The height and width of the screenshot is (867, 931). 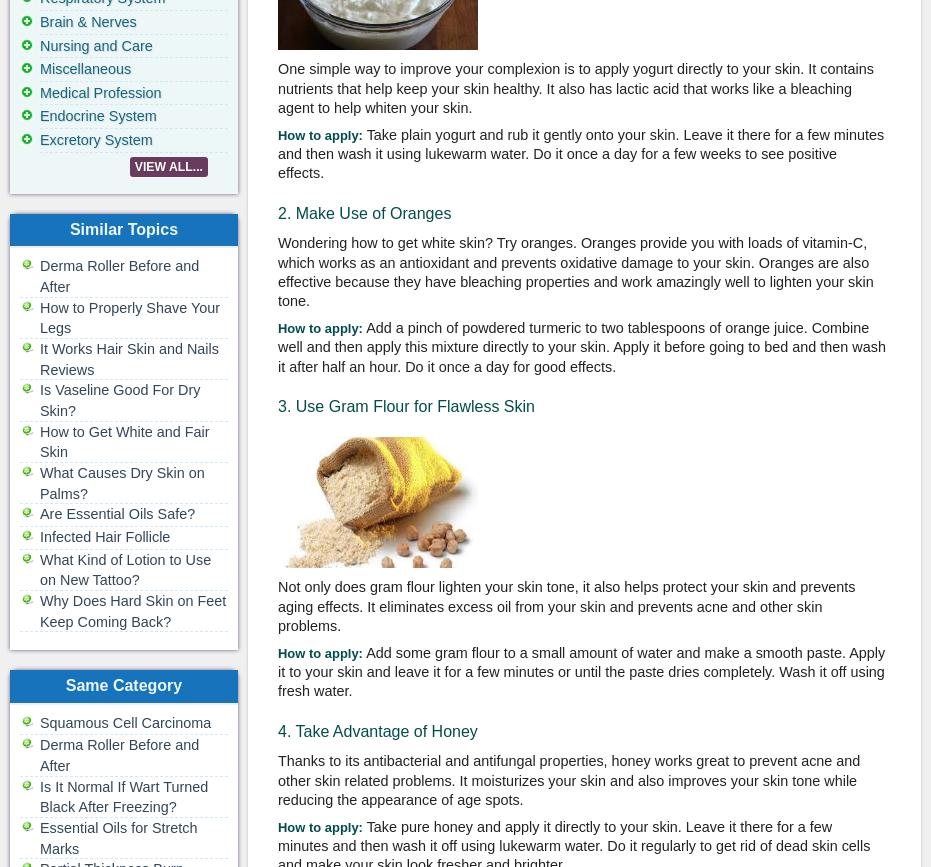 What do you see at coordinates (276, 346) in the screenshot?
I see `'Add a pinch of powdered turmeric to two tablespoons of orange juice. Combine well and then apply this mixture directly to your skin. Apply it before going to bed and then wash it after half an hour. Do it once a day for good effects.'` at bounding box center [276, 346].